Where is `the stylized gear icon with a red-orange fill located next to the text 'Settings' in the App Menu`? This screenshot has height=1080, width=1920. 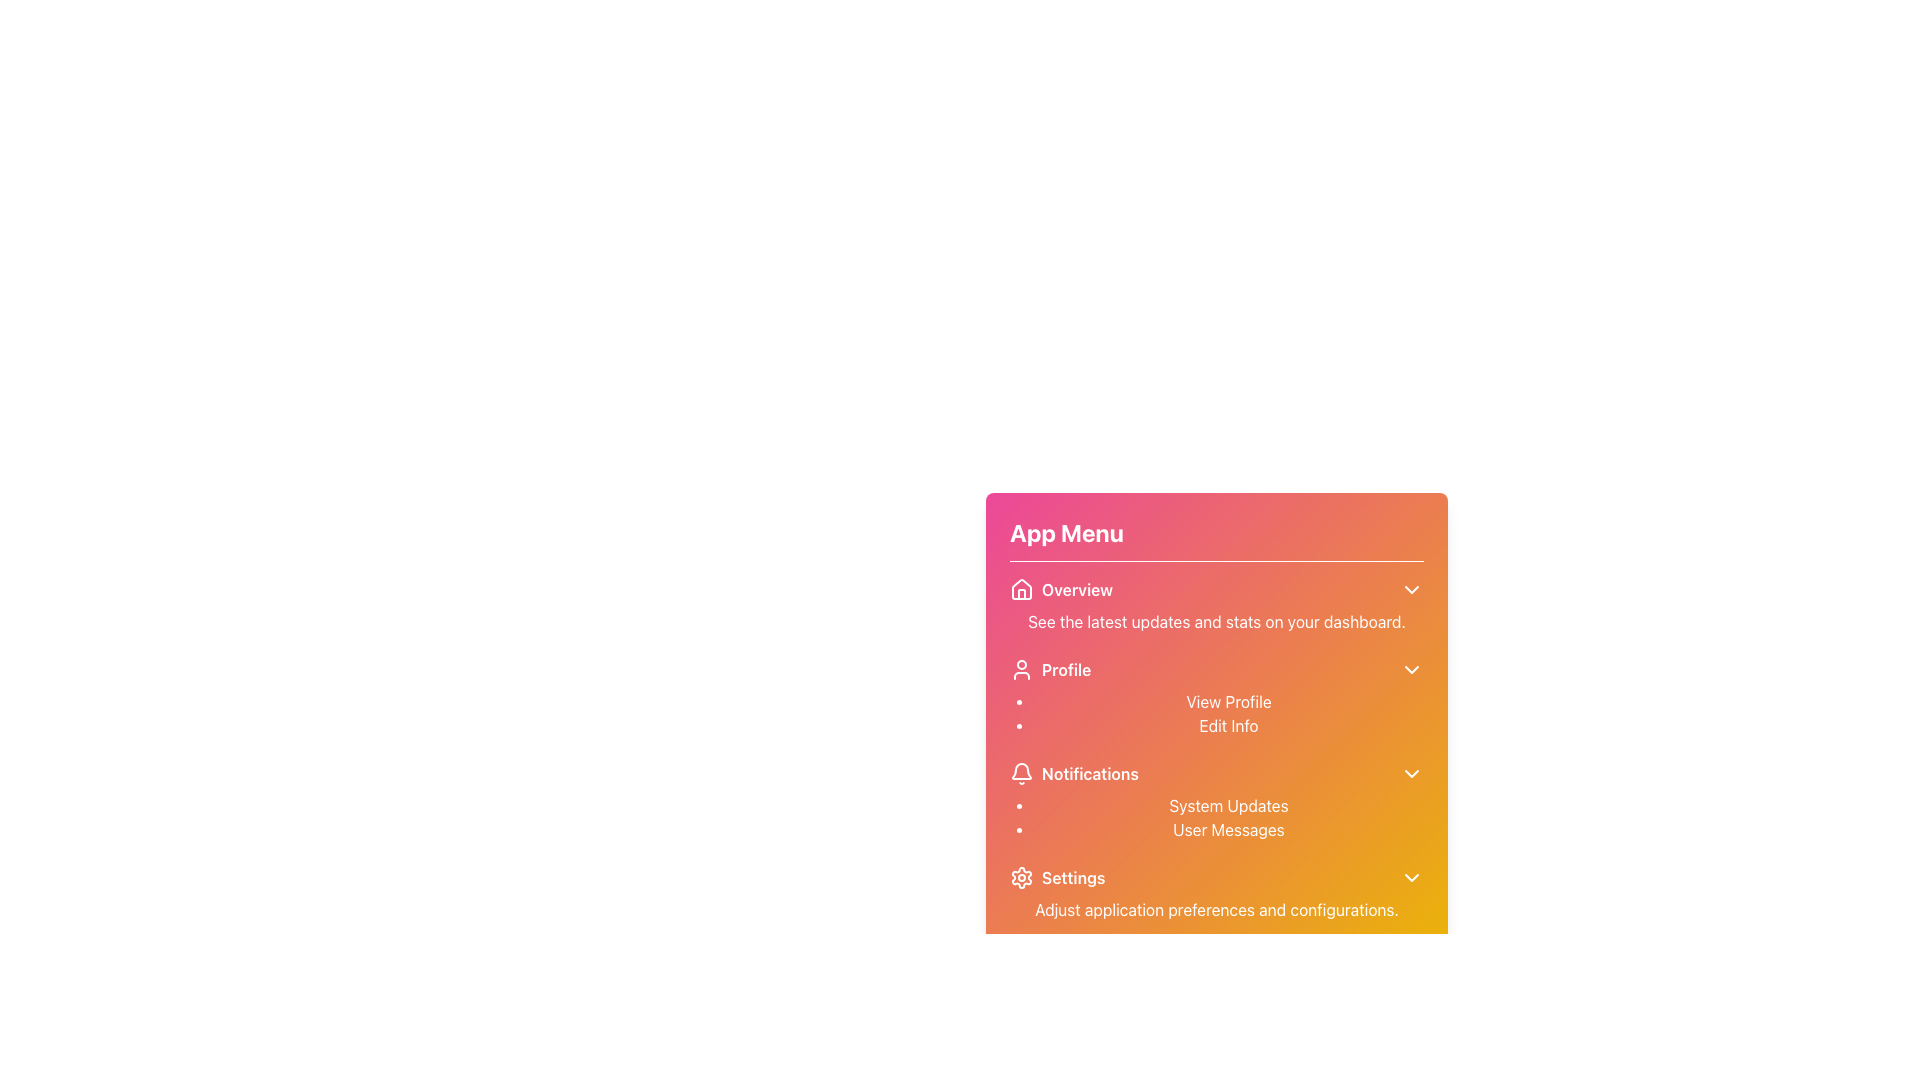 the stylized gear icon with a red-orange fill located next to the text 'Settings' in the App Menu is located at coordinates (1022, 877).